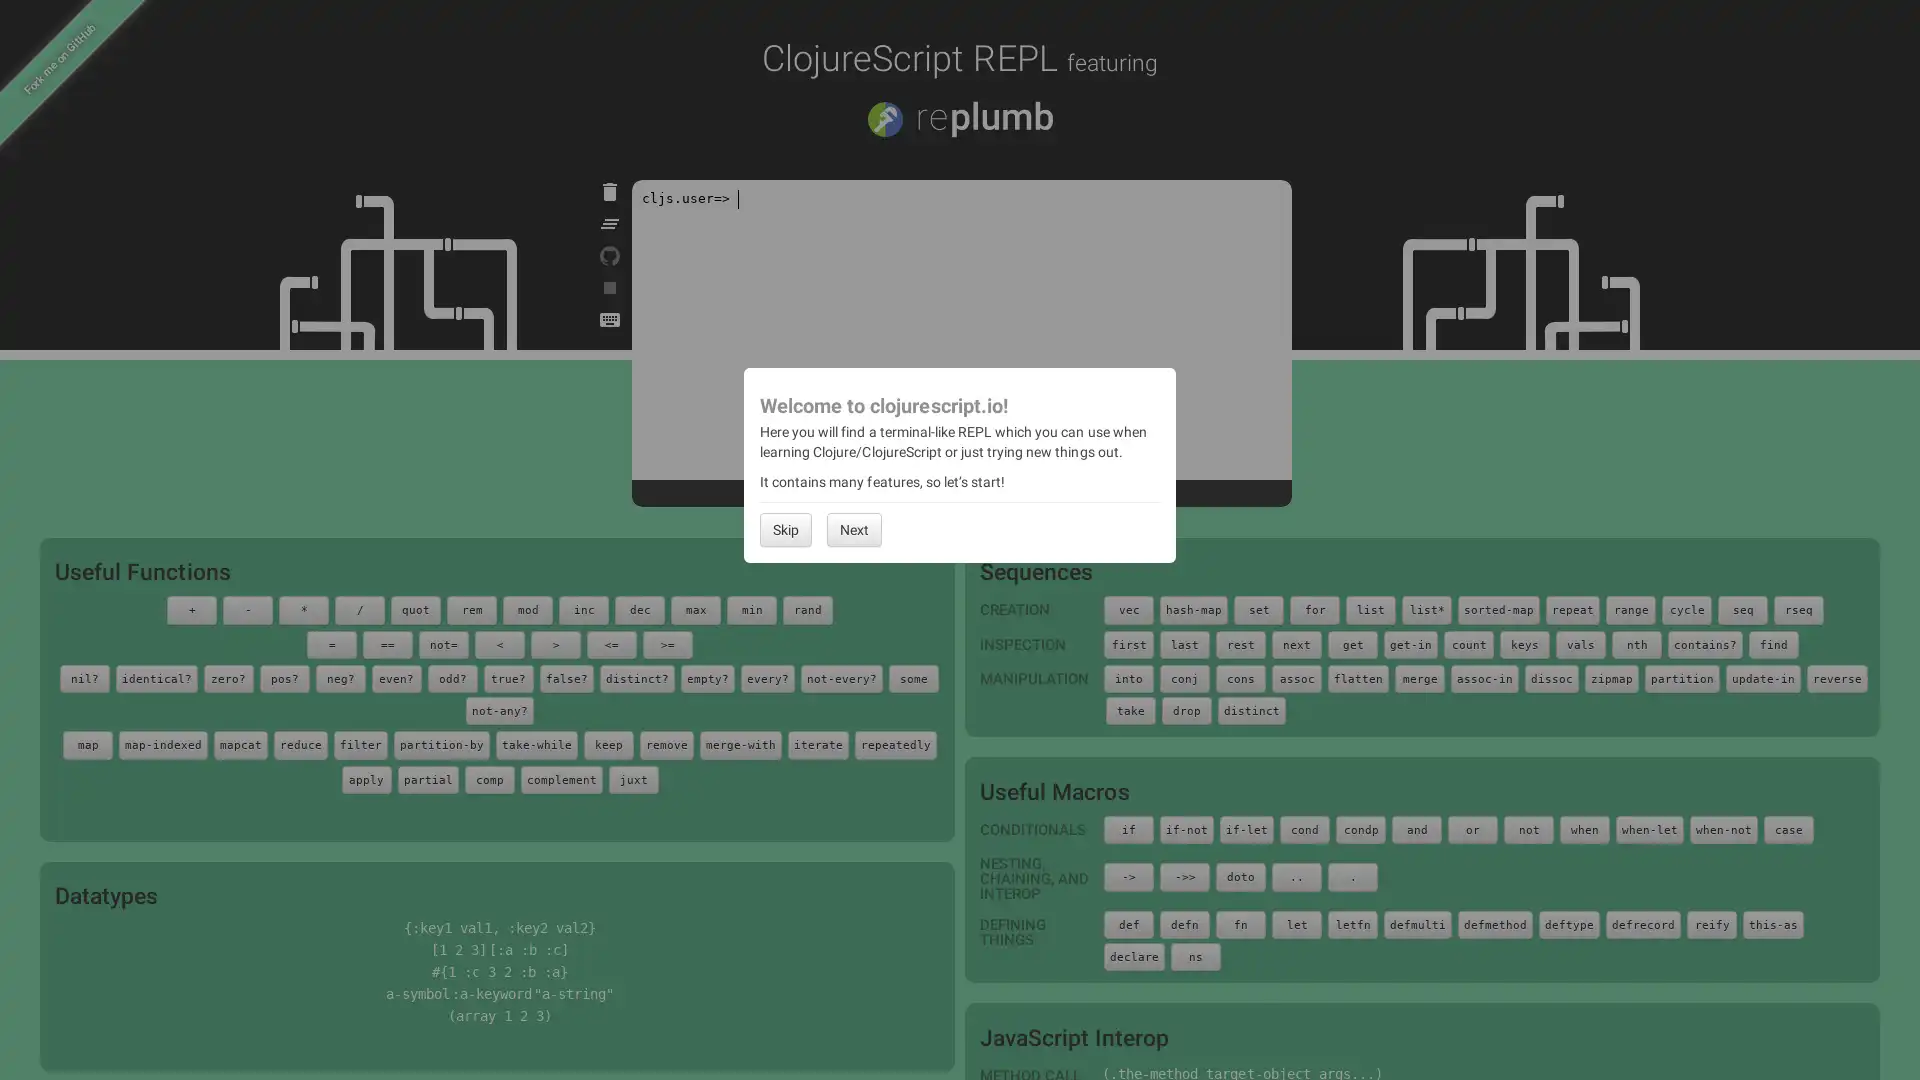 The image size is (1920, 1080). Describe the element at coordinates (1419, 677) in the screenshot. I see `merge` at that location.